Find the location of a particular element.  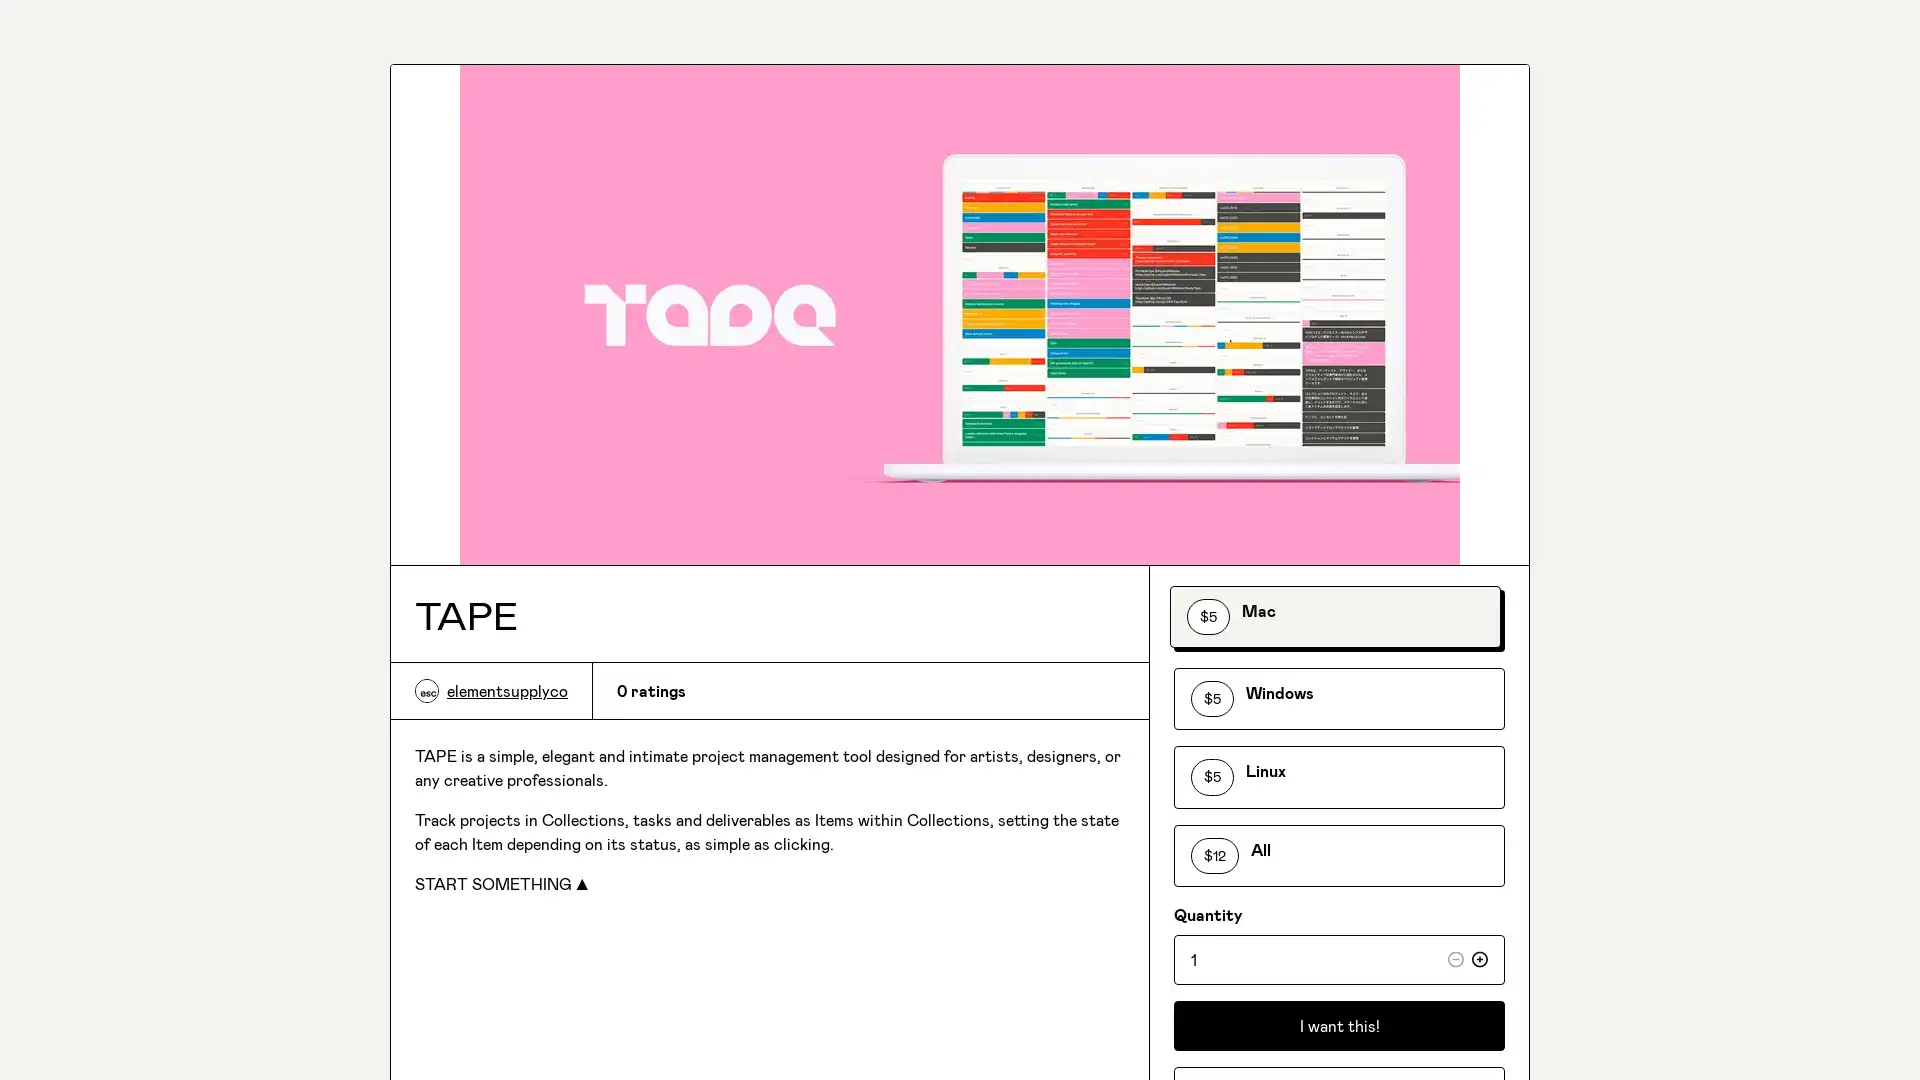

Increase quantity is located at coordinates (1479, 958).